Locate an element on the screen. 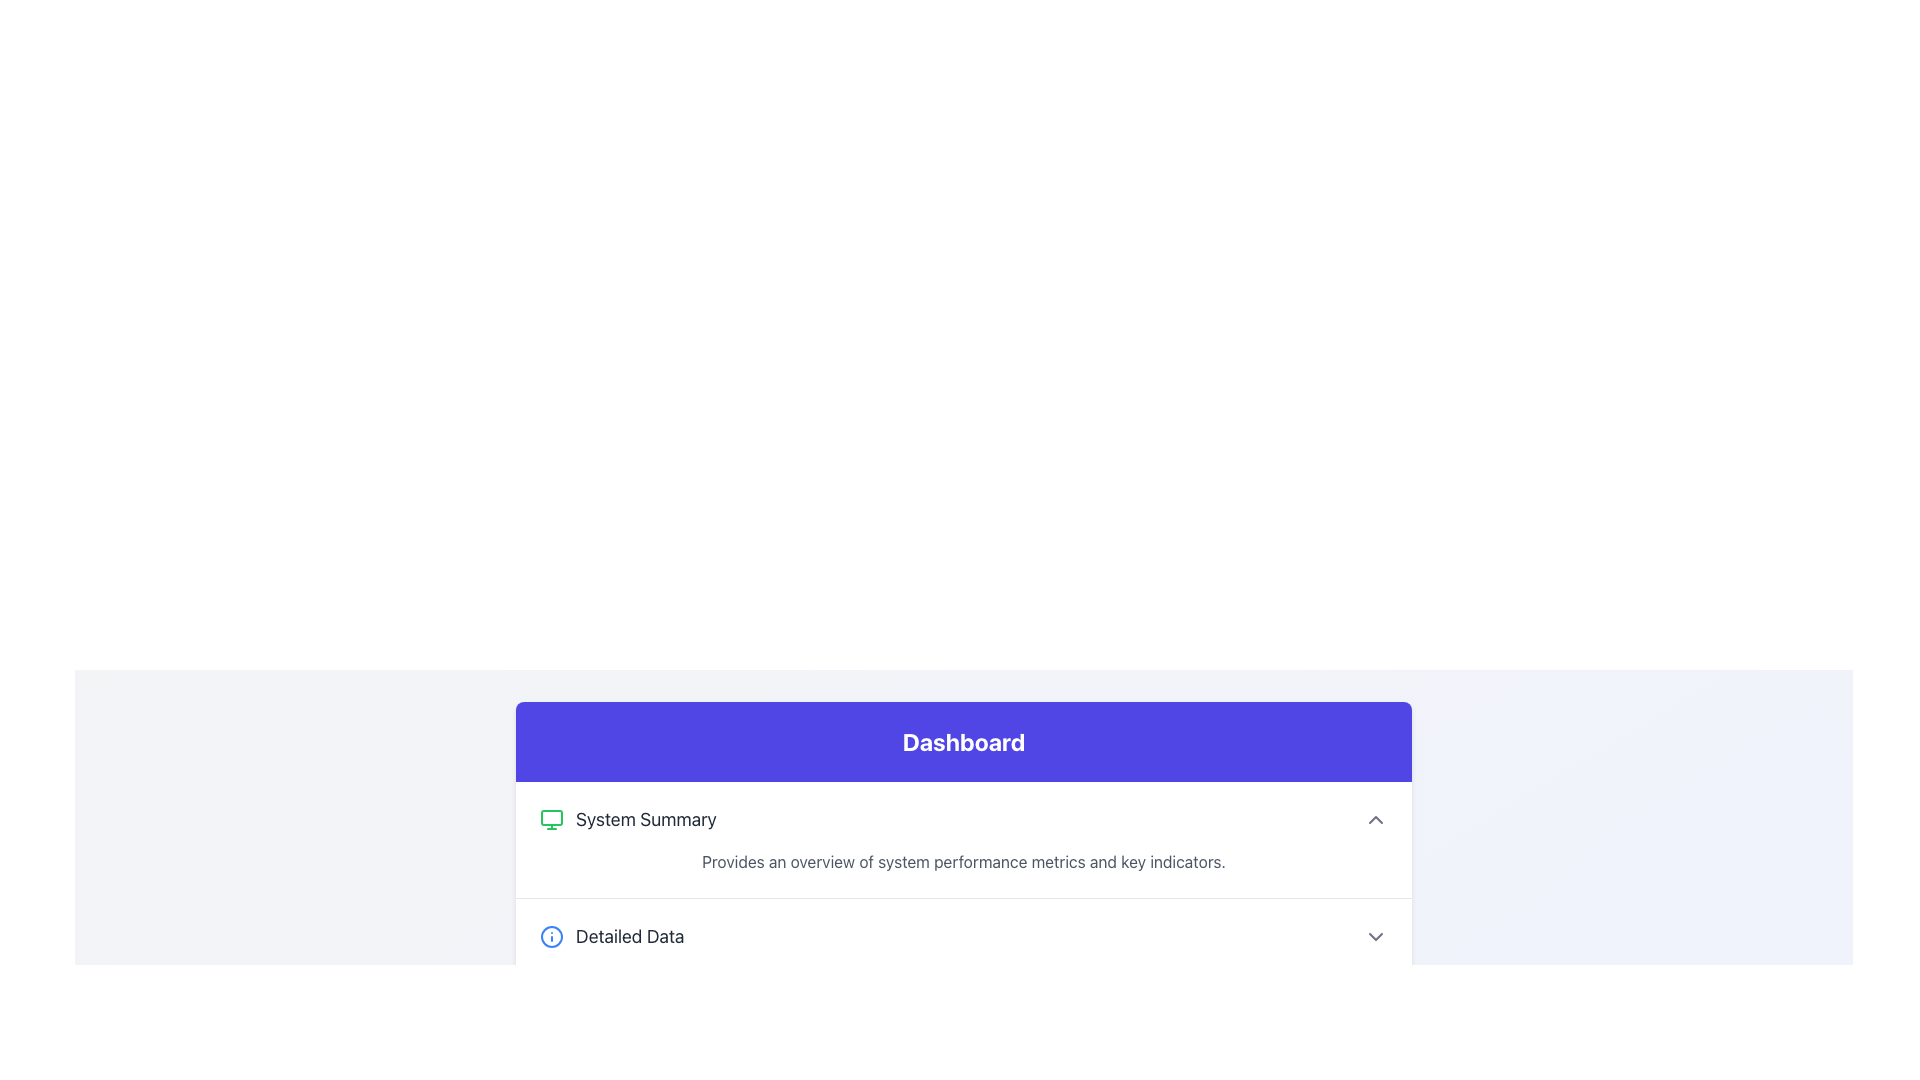  the 'Detailed Data' Text Label with Icon to possibly reveal additional details is located at coordinates (611, 937).